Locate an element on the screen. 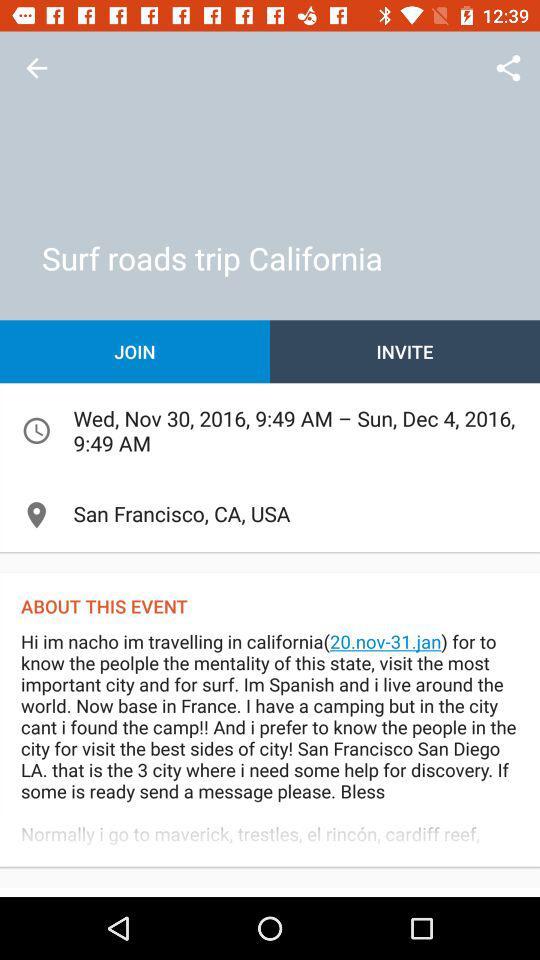 The image size is (540, 960). invite item is located at coordinates (405, 351).